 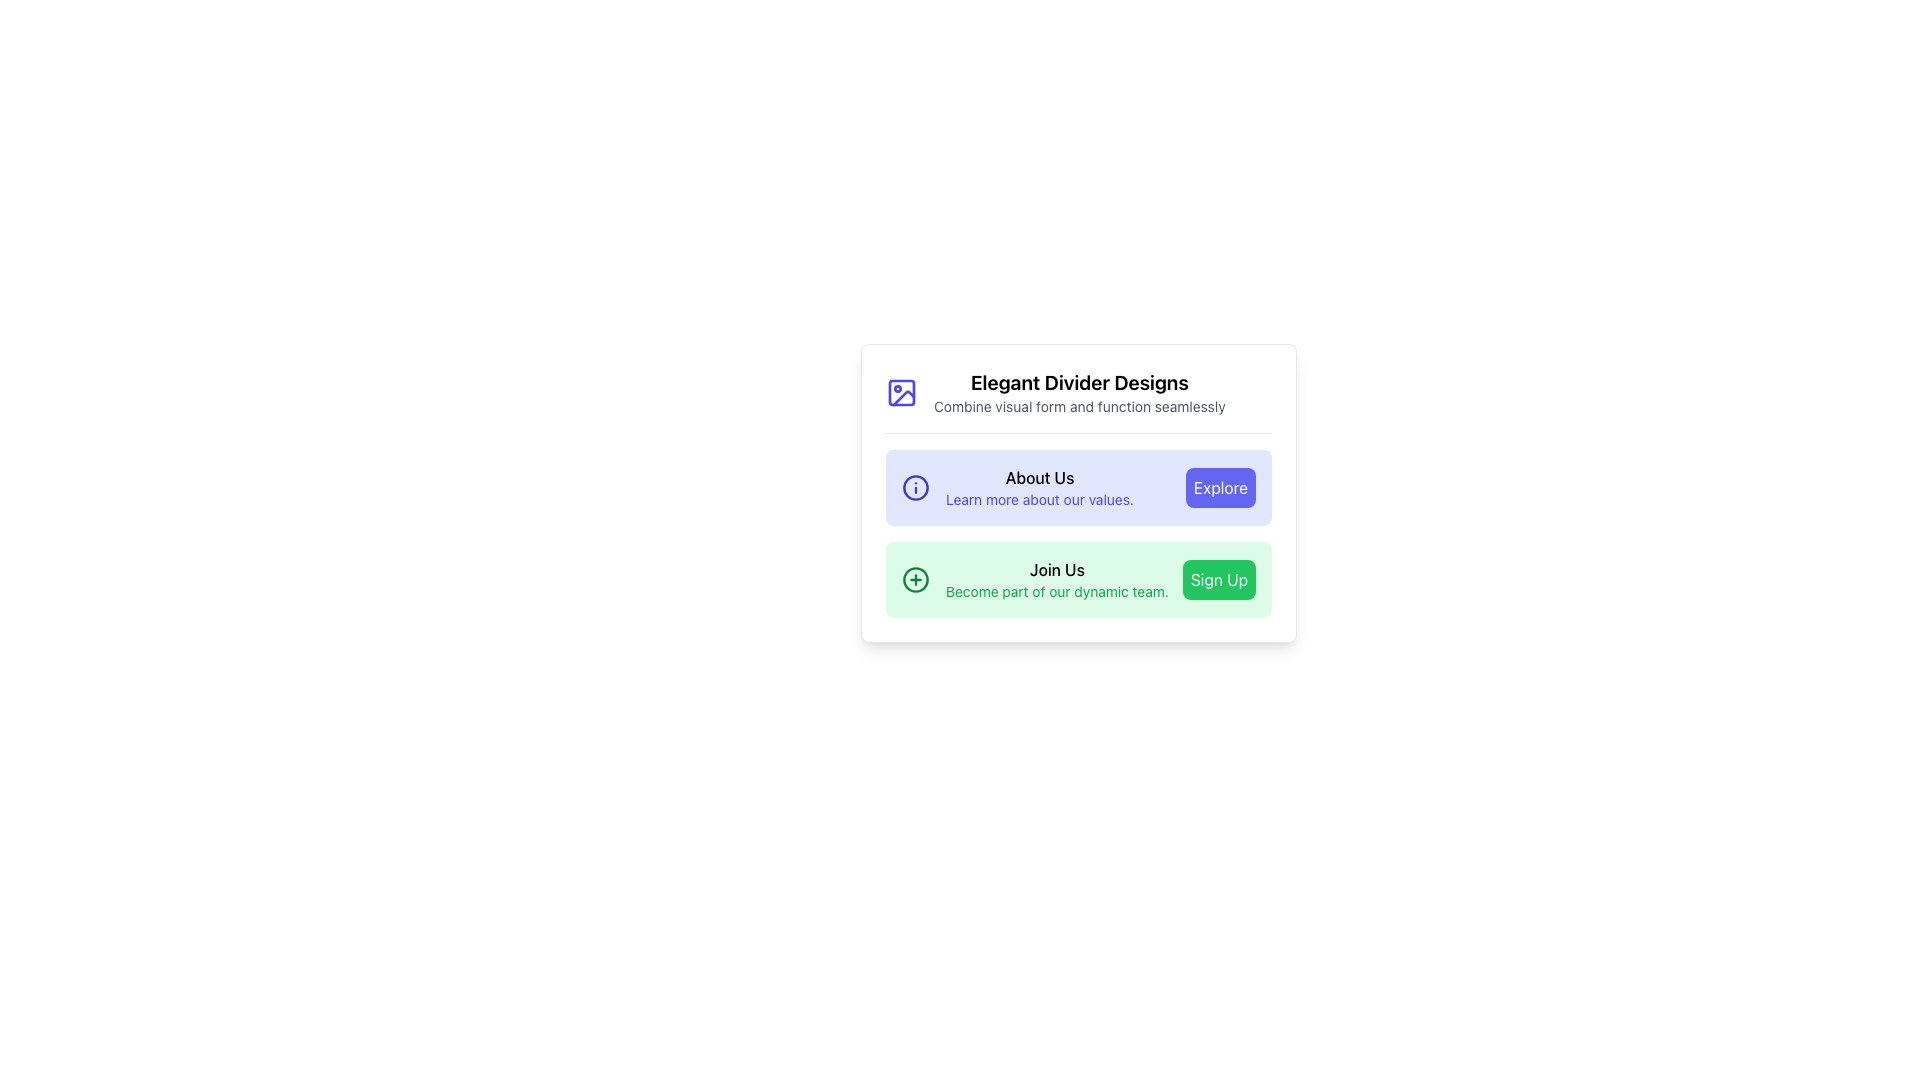 What do you see at coordinates (915, 488) in the screenshot?
I see `the indigo circular outline icon with an 'i' inside, located to the left of the 'About Us' text block` at bounding box center [915, 488].